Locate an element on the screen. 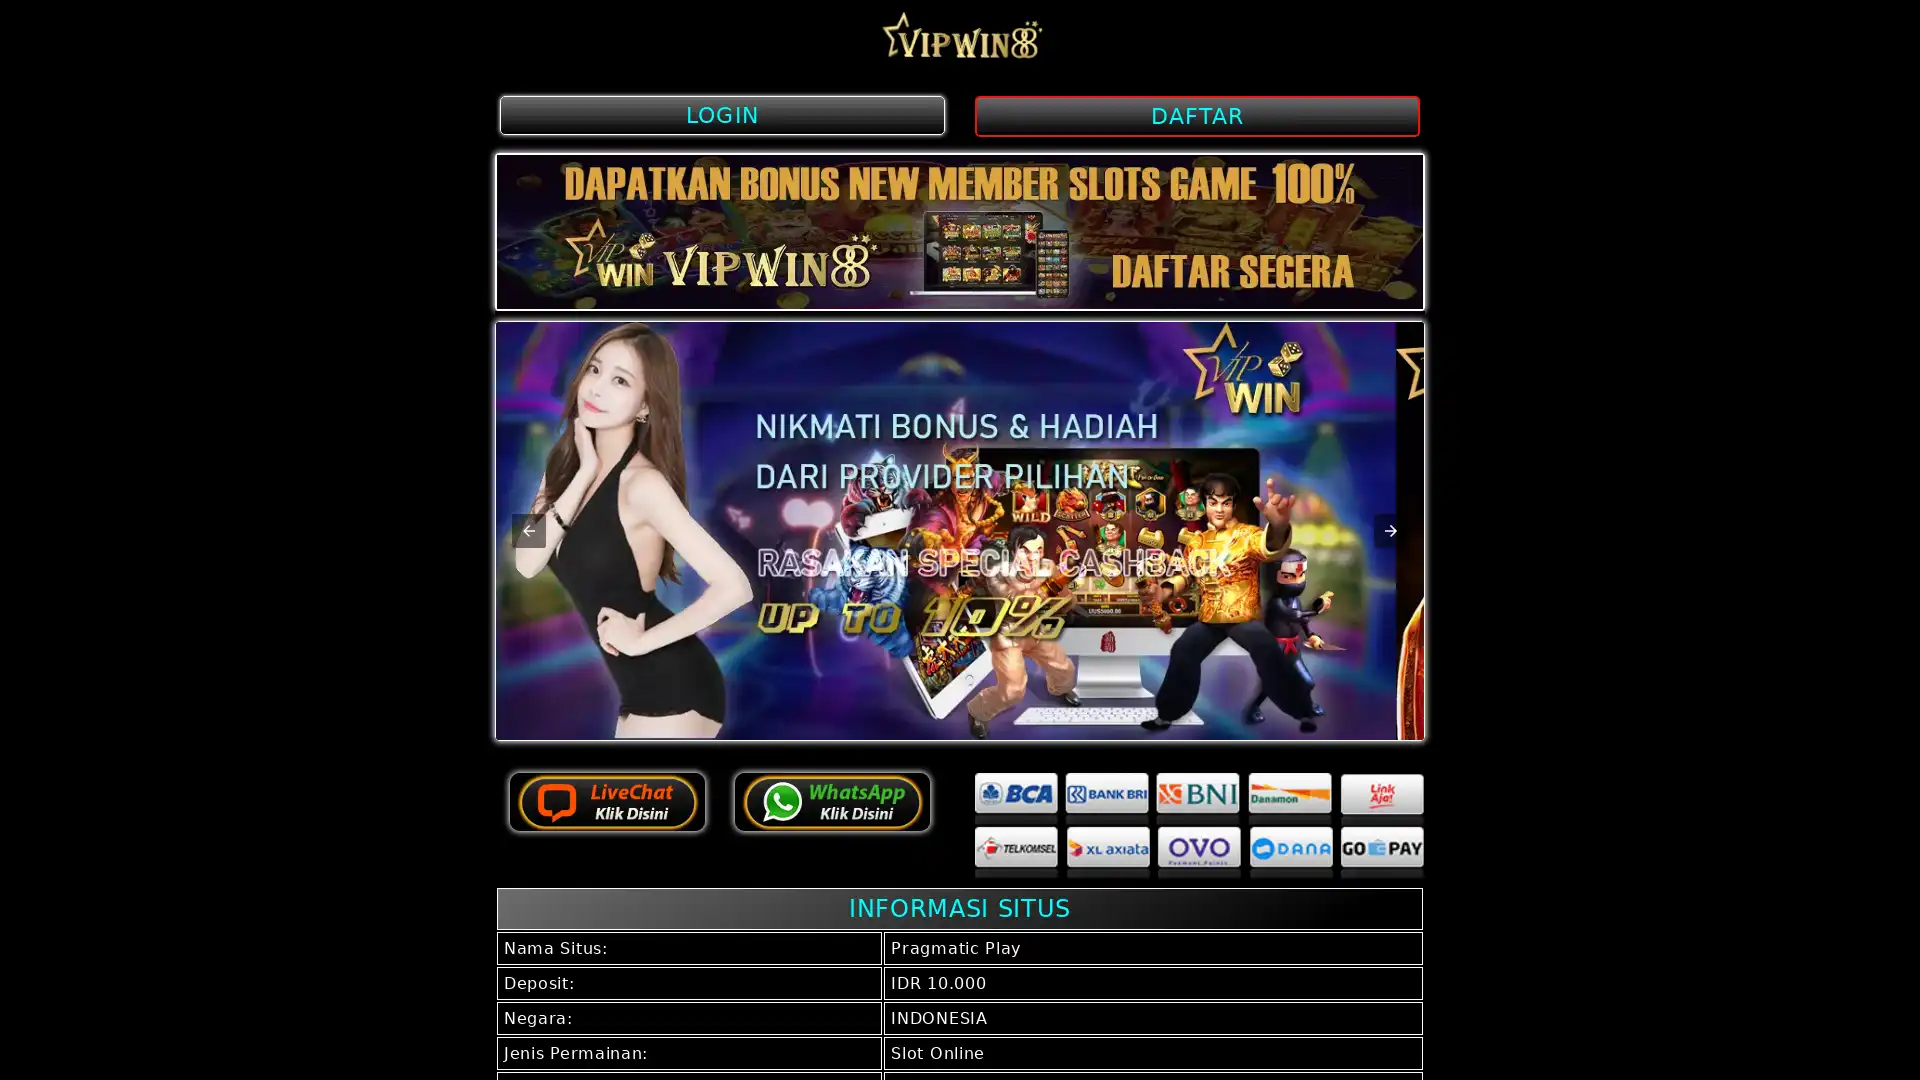 This screenshot has width=1920, height=1080. LOGIN is located at coordinates (721, 115).